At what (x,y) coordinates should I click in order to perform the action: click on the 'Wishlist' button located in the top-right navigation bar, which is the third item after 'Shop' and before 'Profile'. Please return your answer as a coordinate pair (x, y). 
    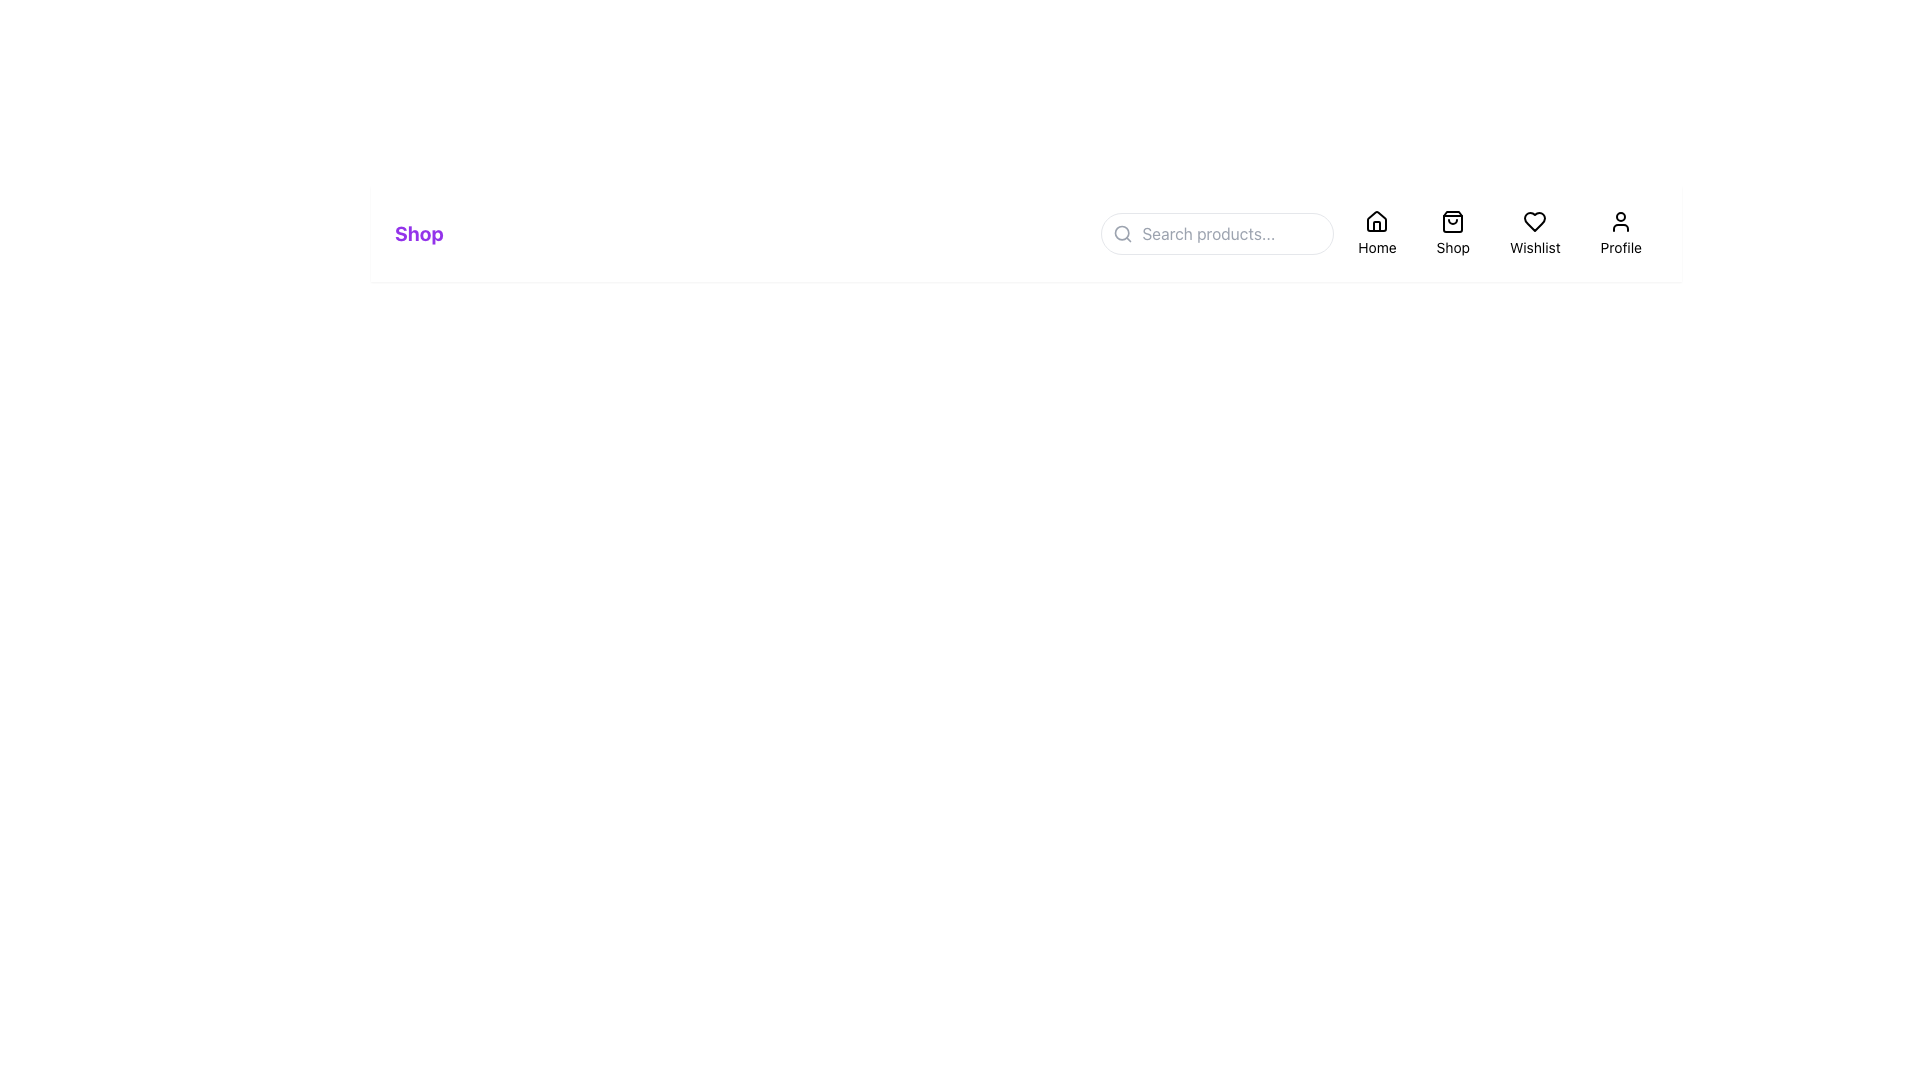
    Looking at the image, I should click on (1534, 233).